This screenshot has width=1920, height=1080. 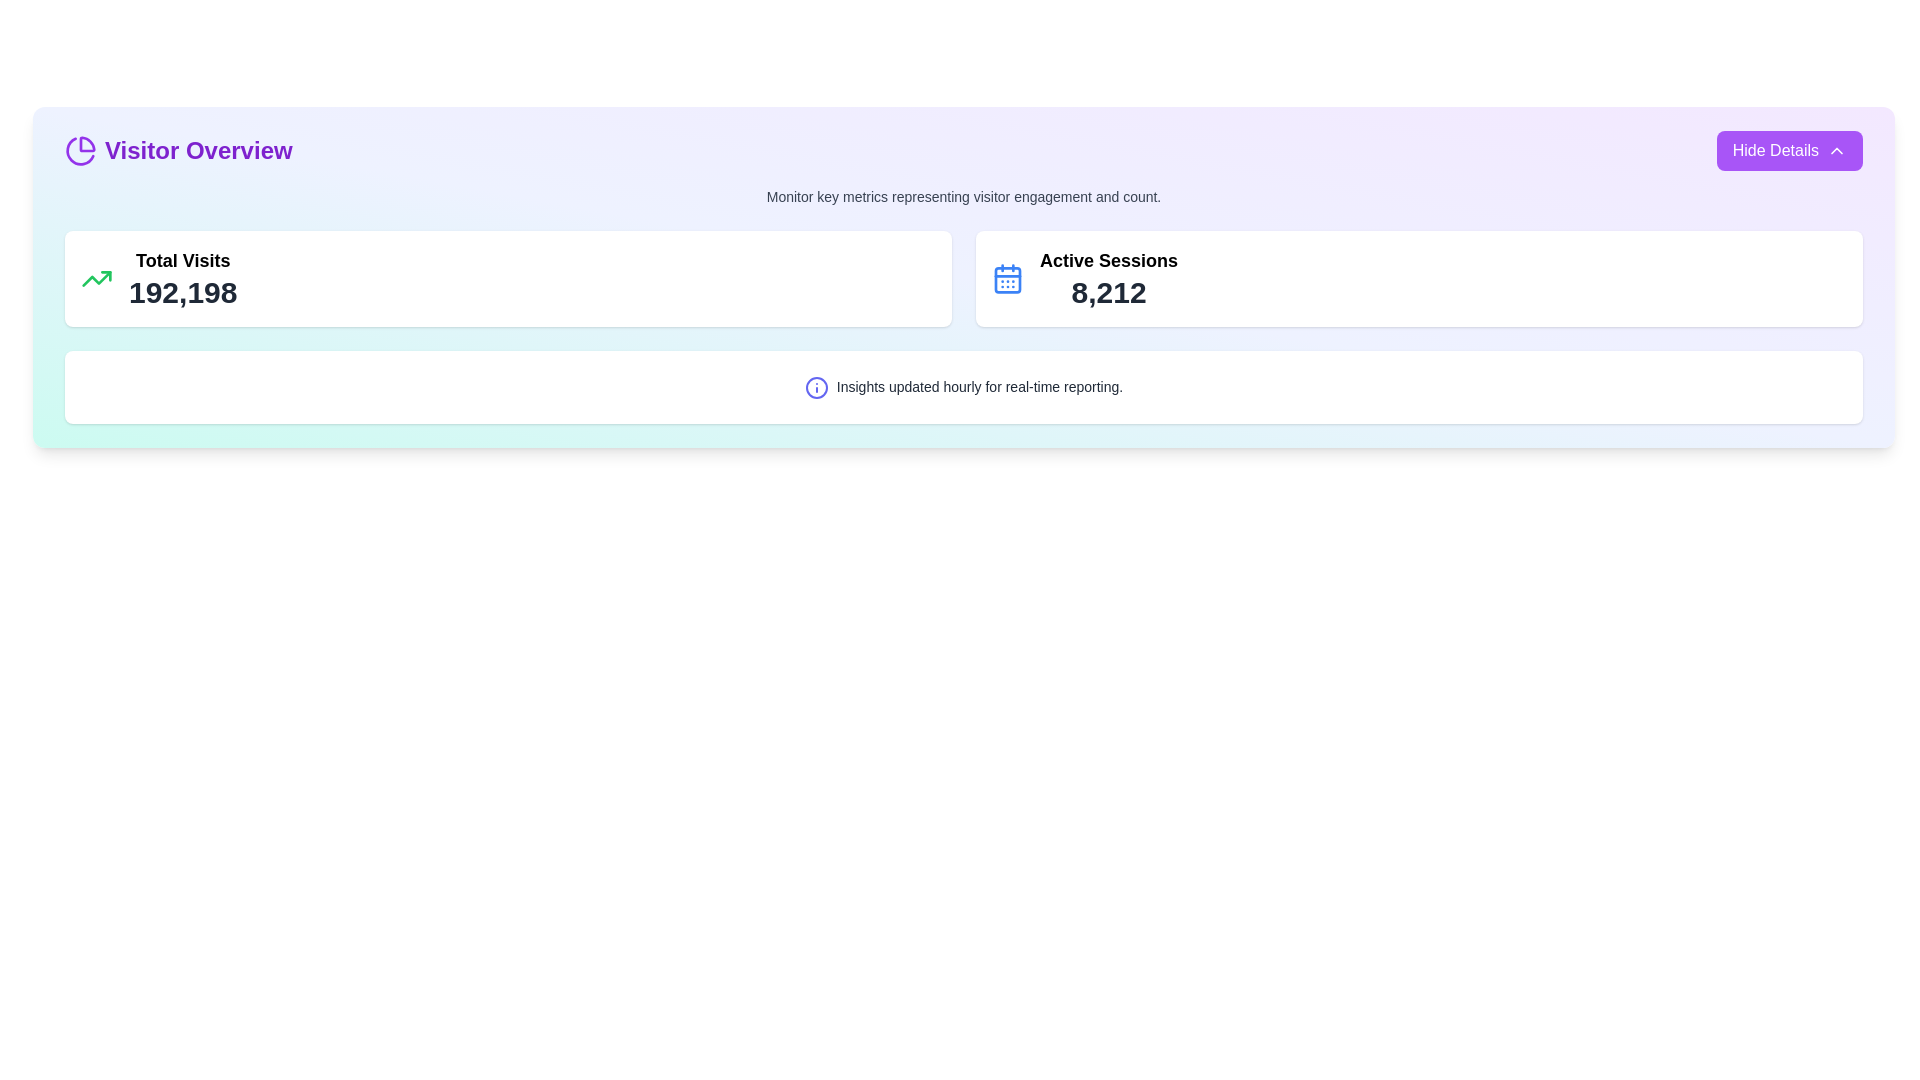 What do you see at coordinates (1789, 149) in the screenshot?
I see `the 'Hide Details' button with a purple background and white text, located in the right-hand corner of the 'Visitor Overview' section header` at bounding box center [1789, 149].